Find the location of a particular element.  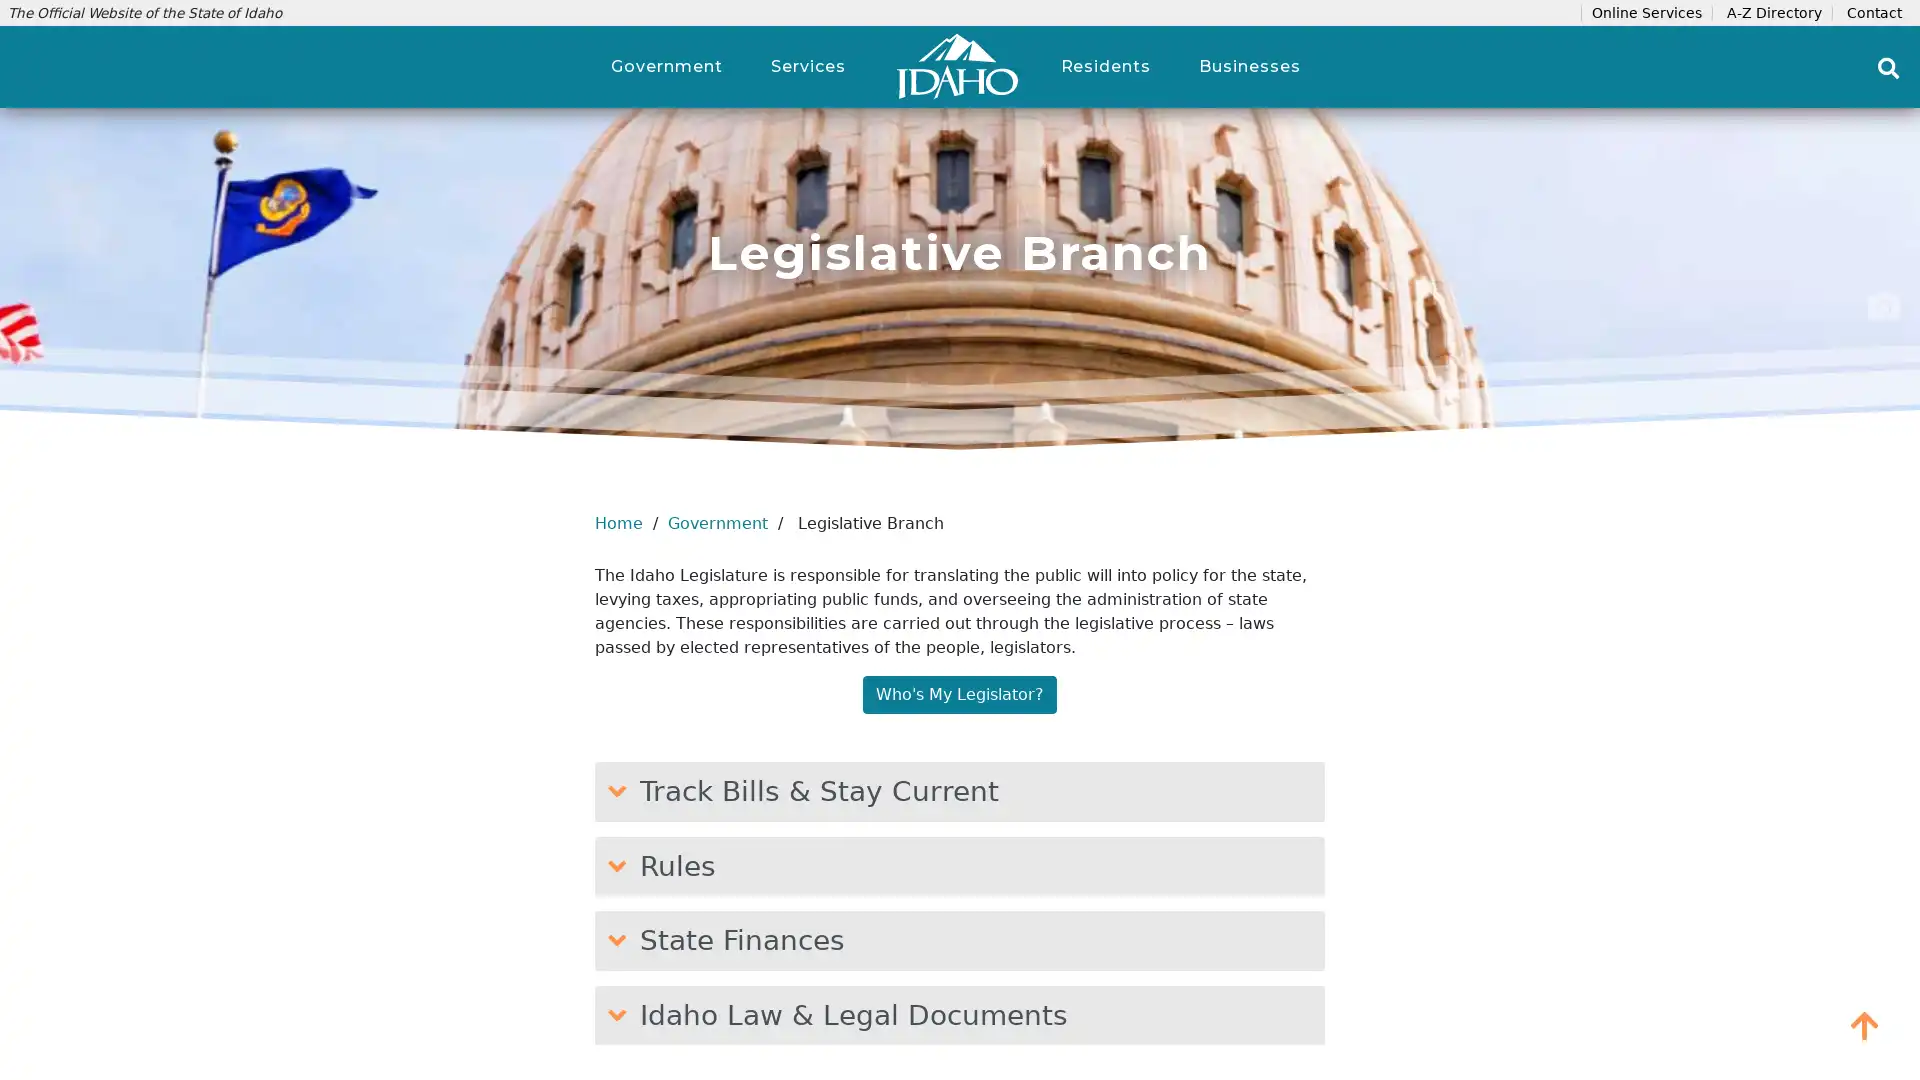

Search is located at coordinates (1888, 67).